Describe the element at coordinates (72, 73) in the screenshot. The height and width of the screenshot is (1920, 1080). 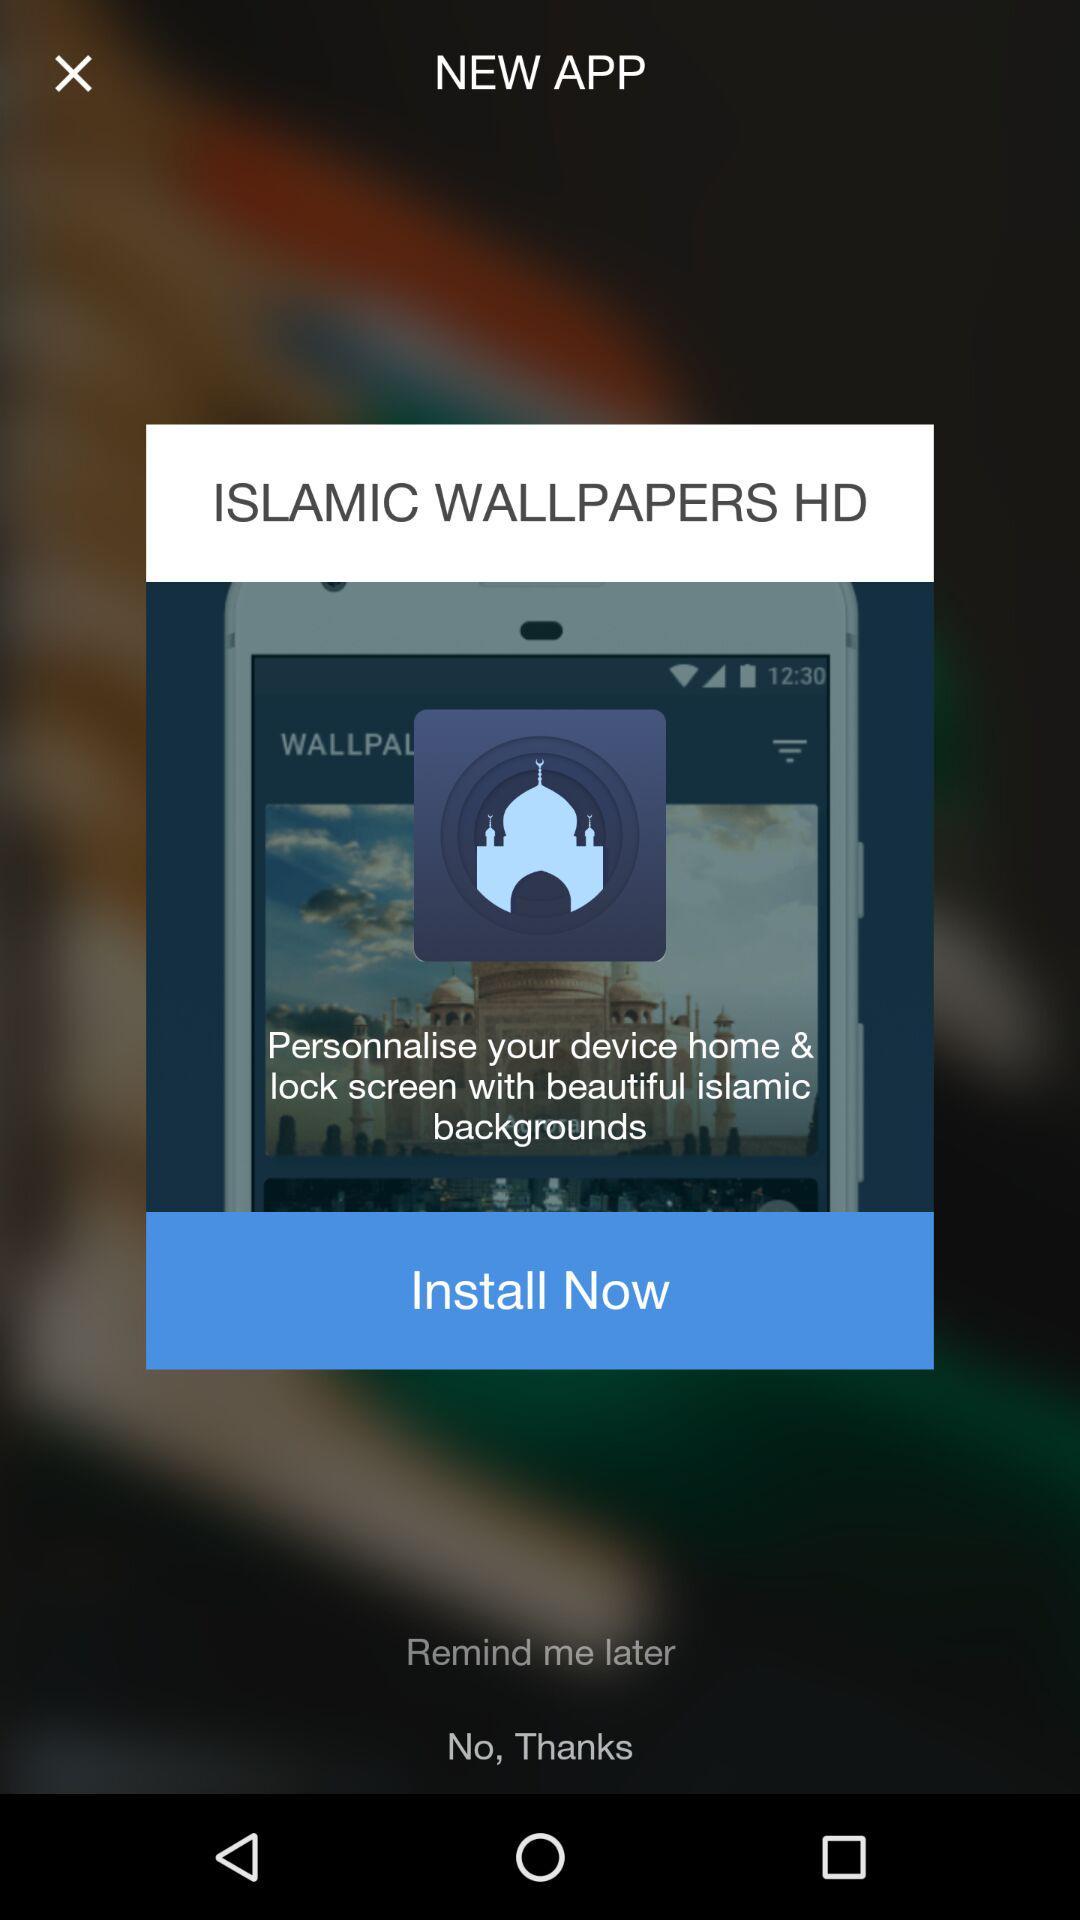
I see `the close icon` at that location.